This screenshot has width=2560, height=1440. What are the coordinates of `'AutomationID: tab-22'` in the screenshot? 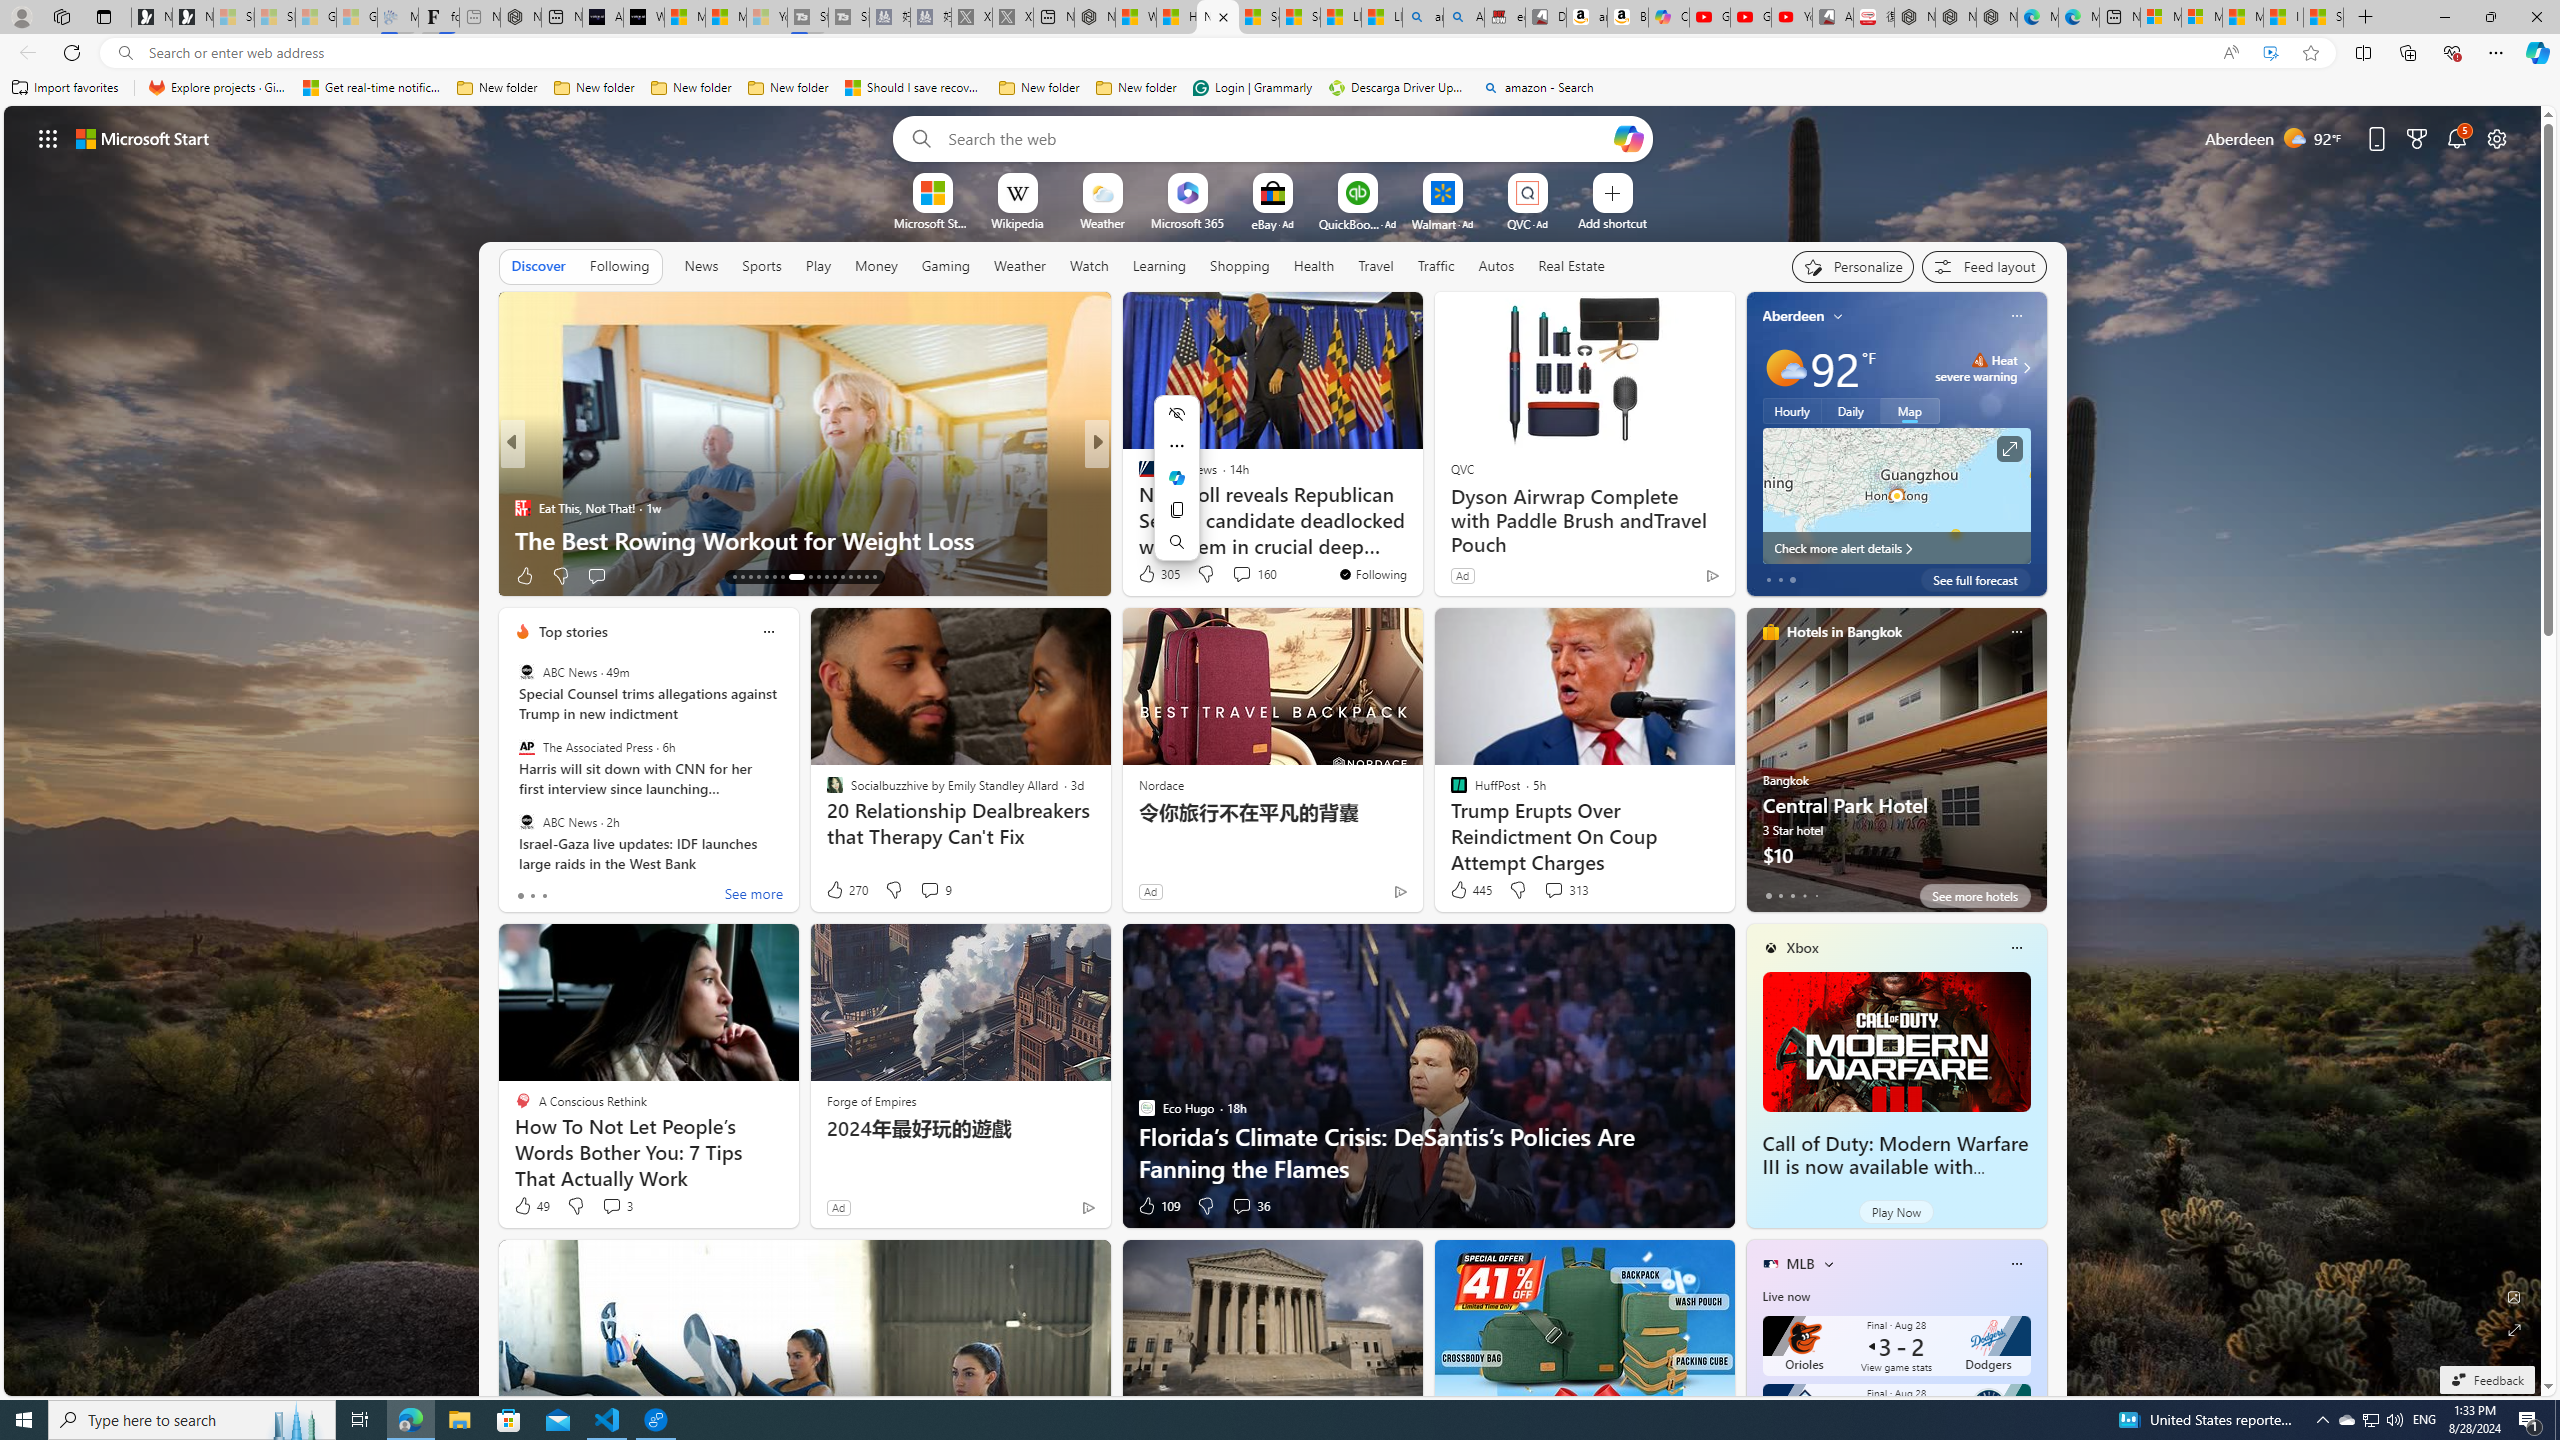 It's located at (816, 577).